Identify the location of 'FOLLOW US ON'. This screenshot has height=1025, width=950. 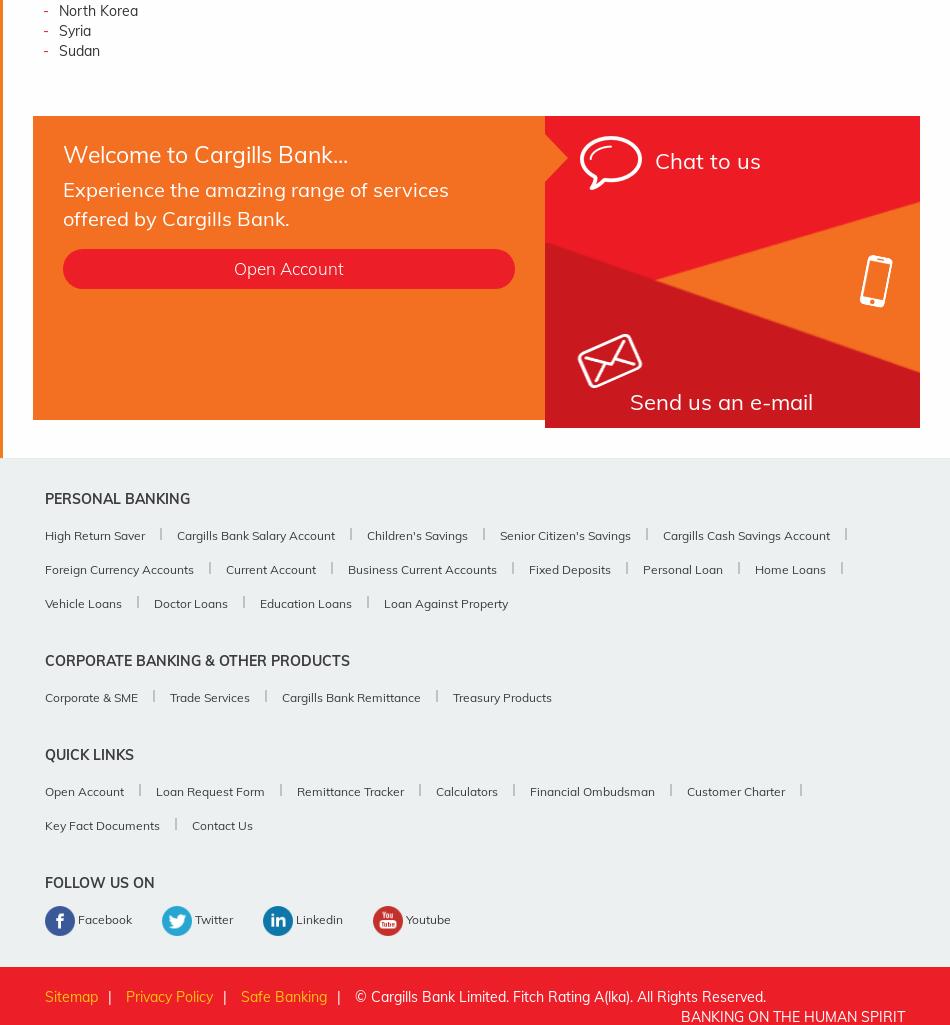
(100, 883).